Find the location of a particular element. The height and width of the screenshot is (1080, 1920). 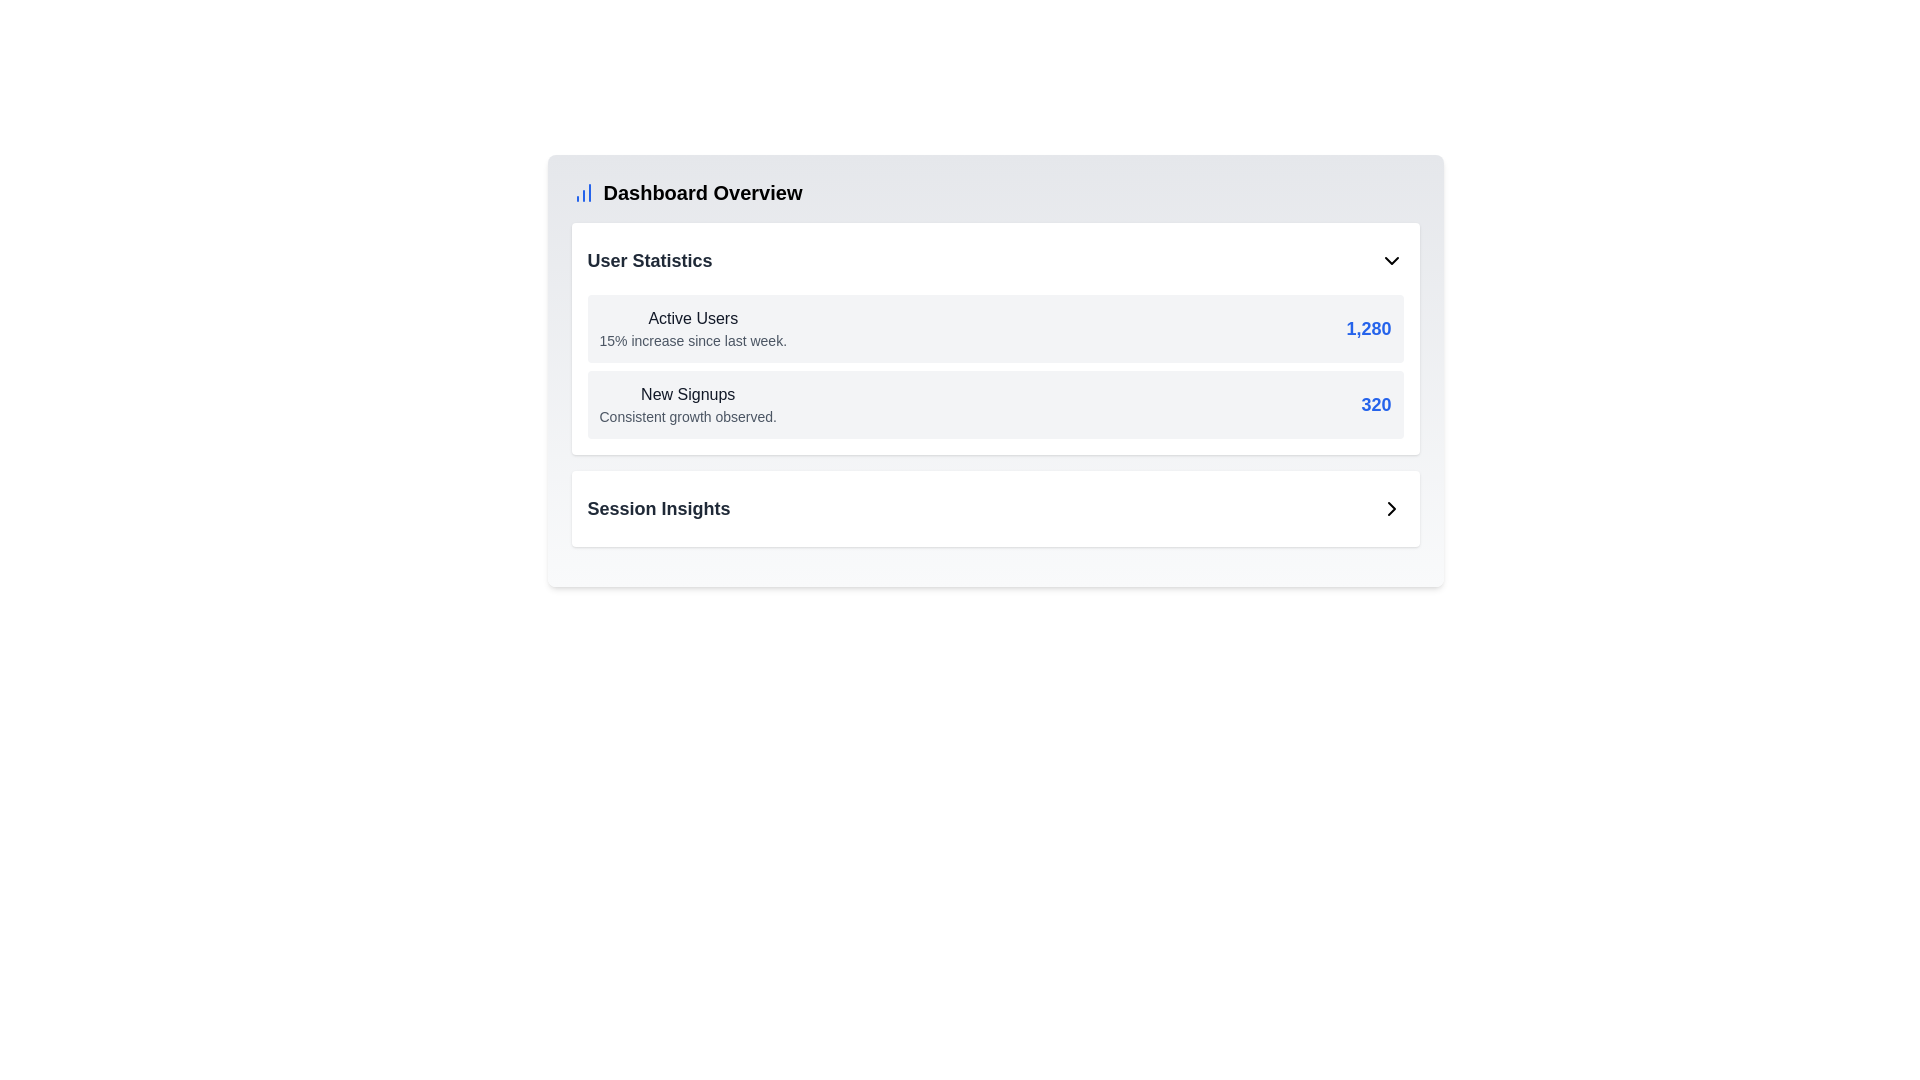

the Chevron icon located on the far right of the row containing the 'Session Insights' label is located at coordinates (1390, 508).